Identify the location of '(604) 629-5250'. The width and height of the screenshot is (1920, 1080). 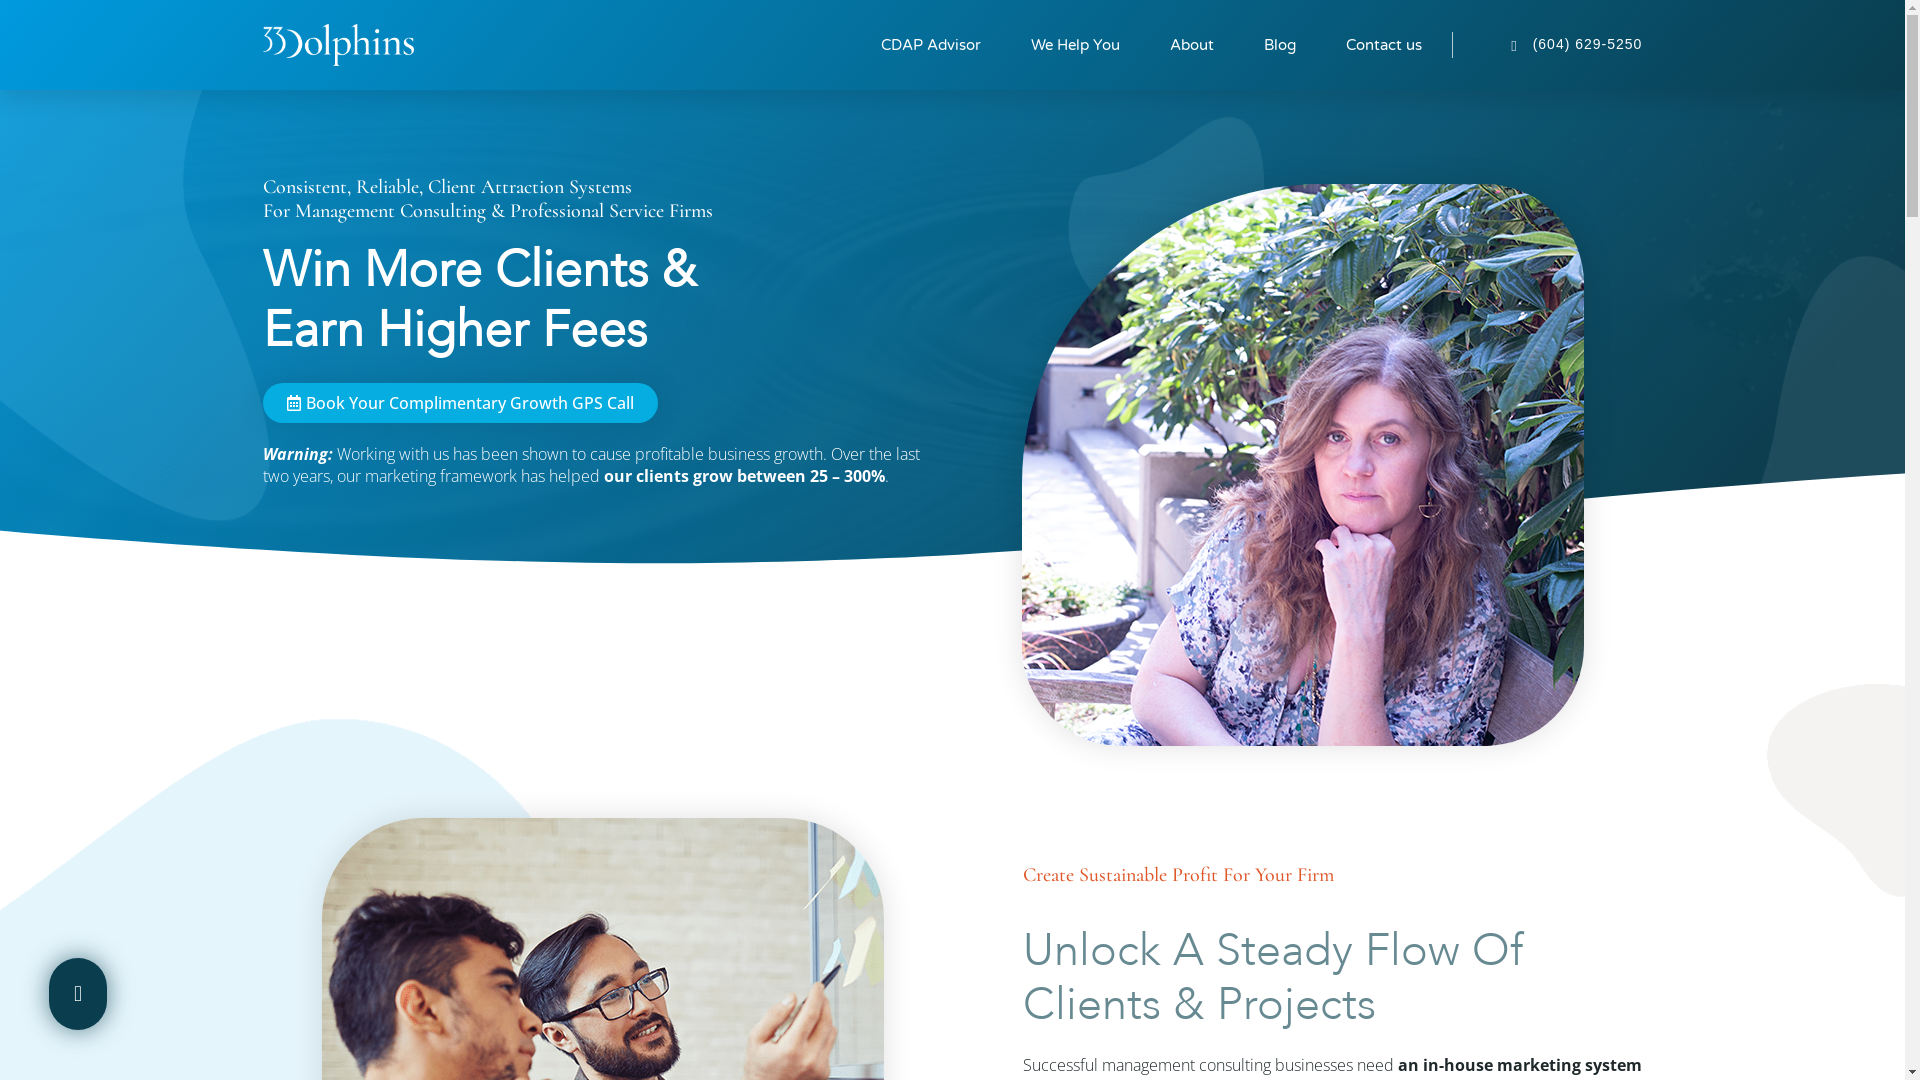
(1546, 45).